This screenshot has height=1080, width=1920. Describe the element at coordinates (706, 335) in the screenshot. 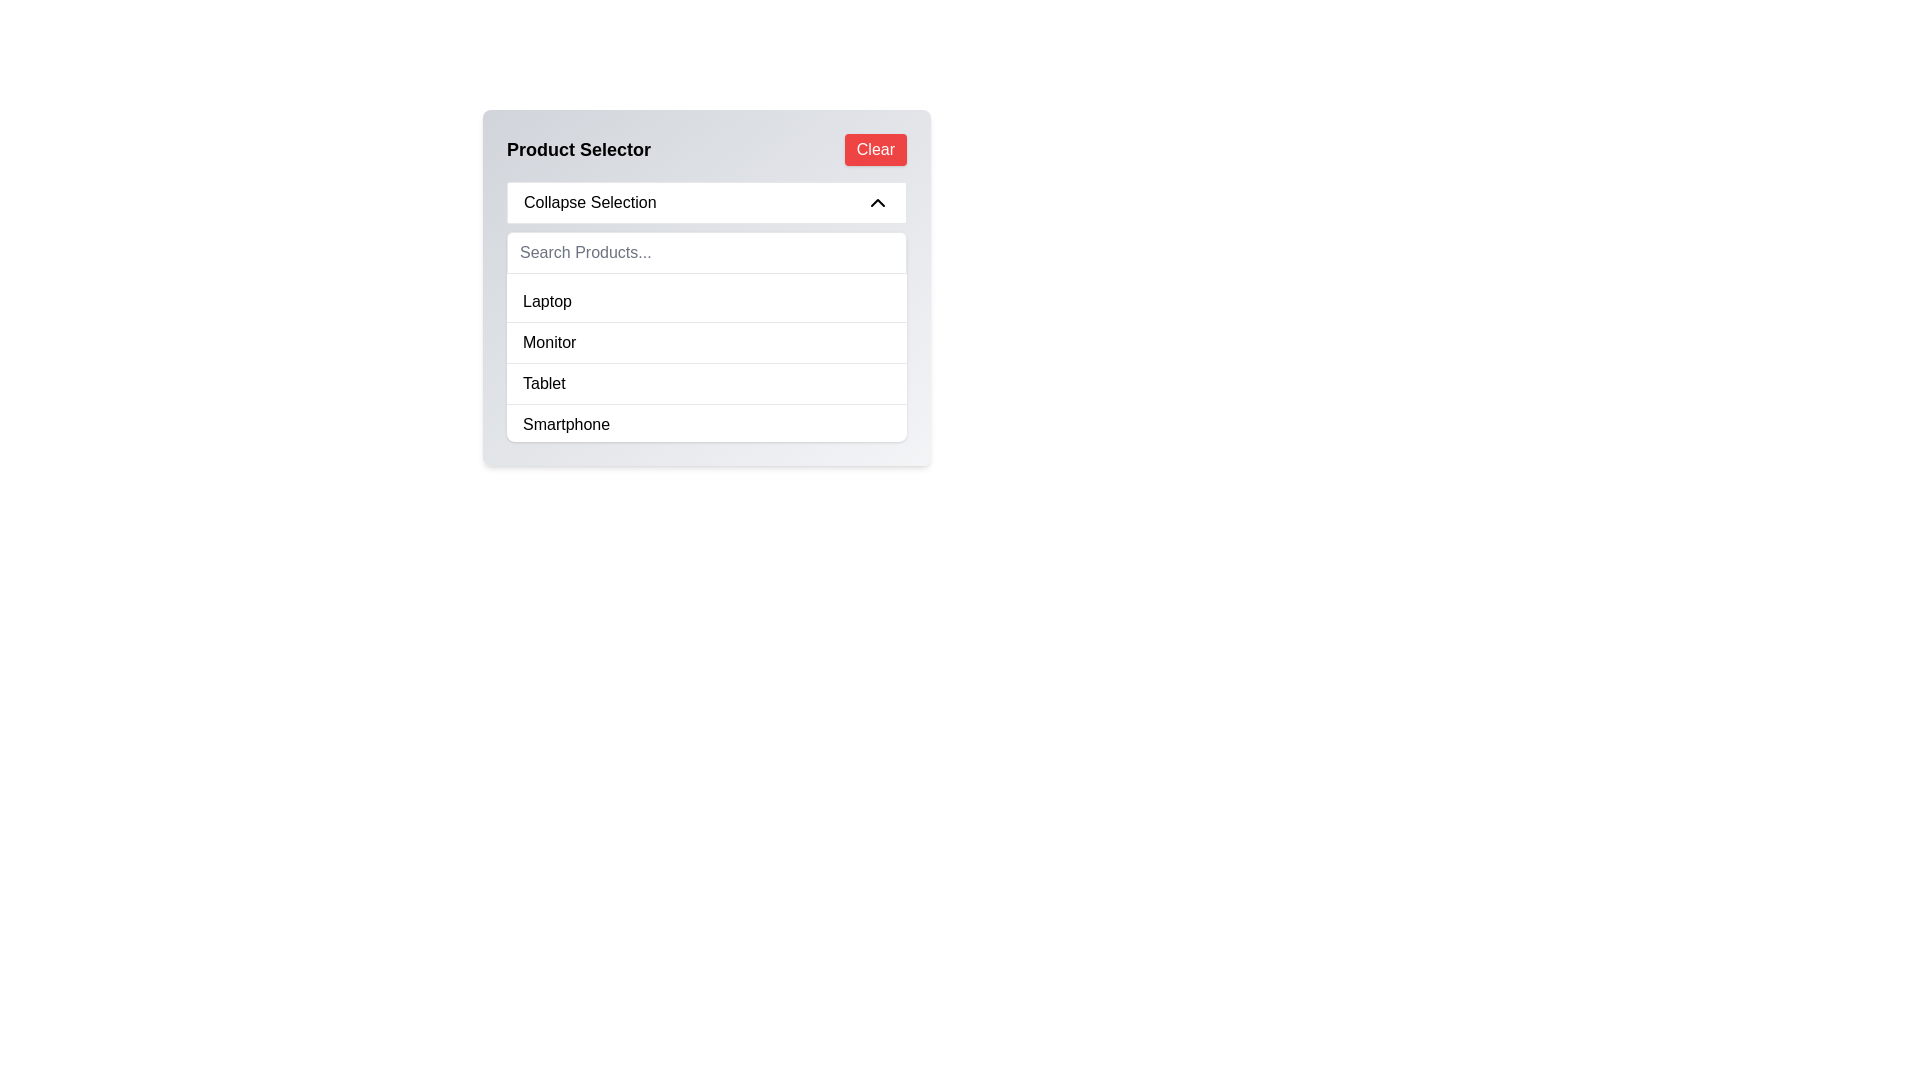

I see `the second item labeled 'Monitor' in the dropdown list` at that location.